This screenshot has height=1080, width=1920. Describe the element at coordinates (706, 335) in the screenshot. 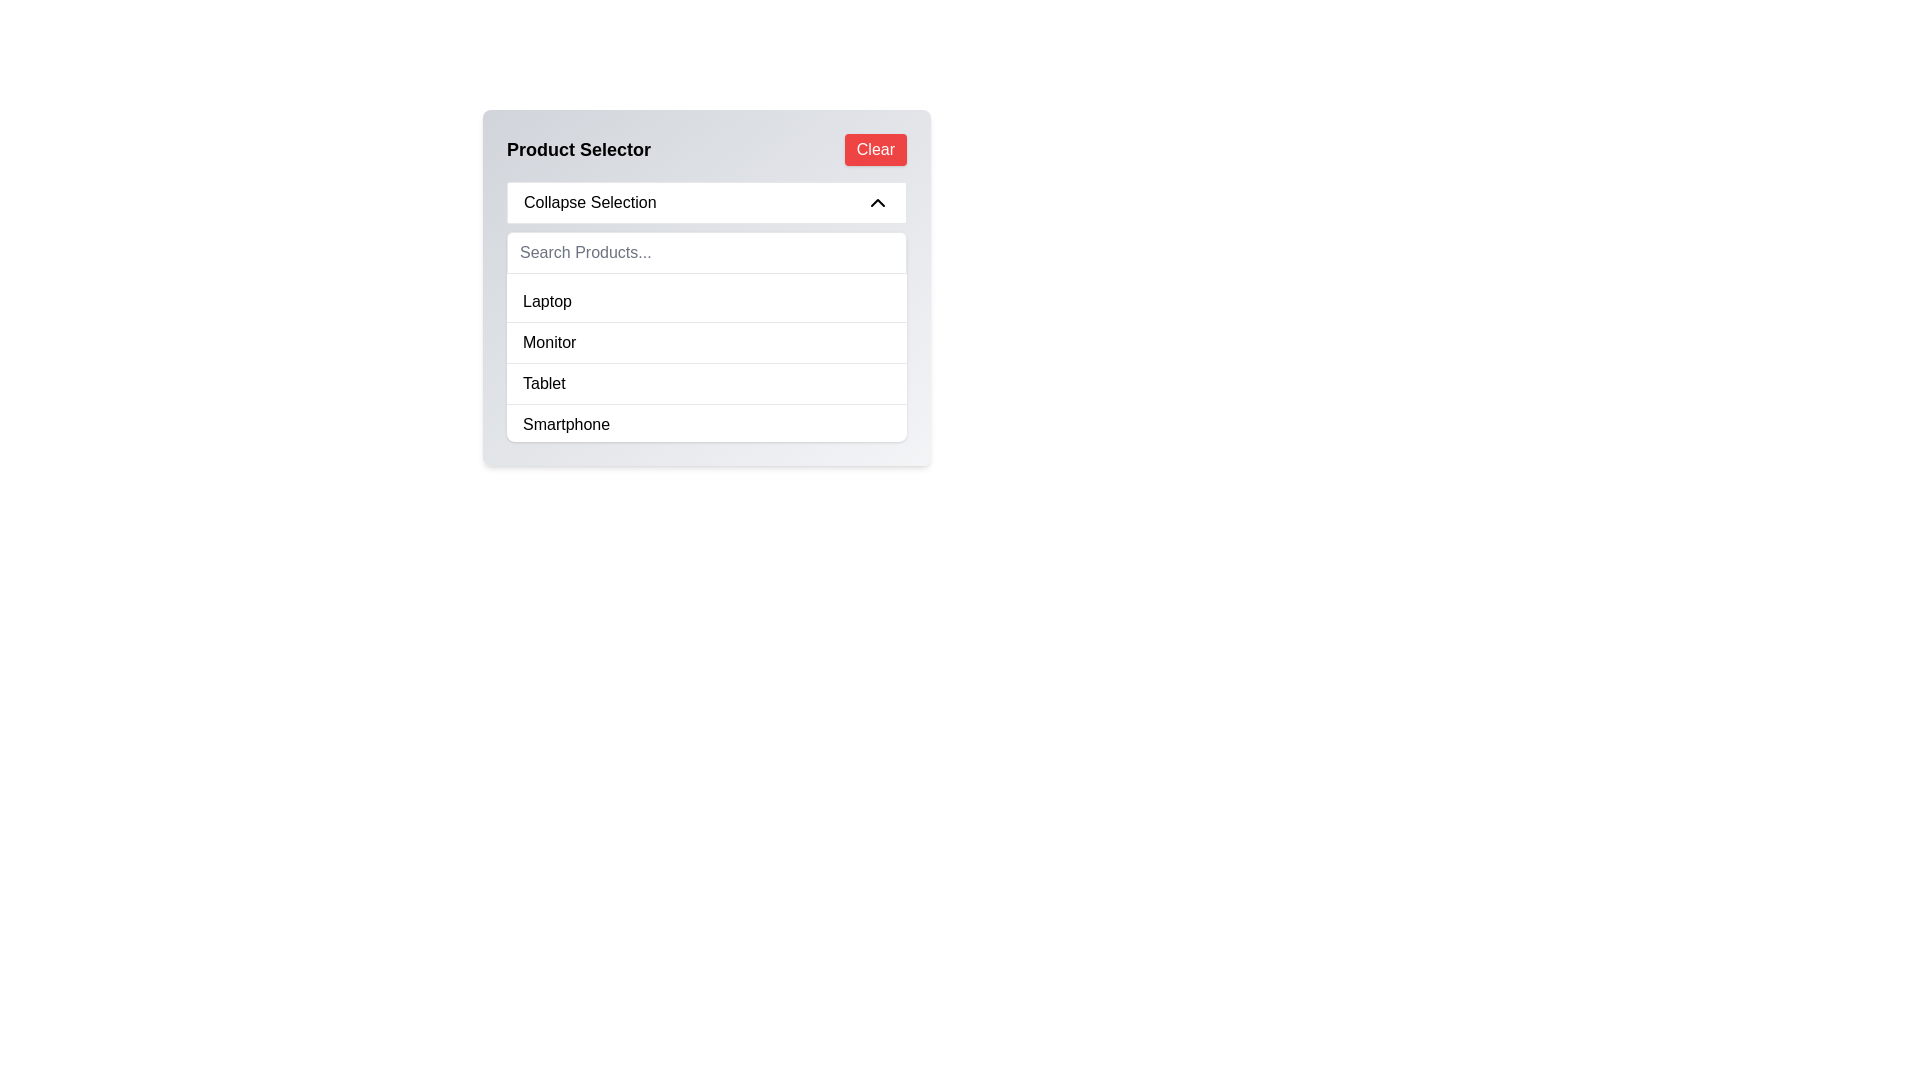

I see `the second item labeled 'Monitor' in the dropdown list` at that location.